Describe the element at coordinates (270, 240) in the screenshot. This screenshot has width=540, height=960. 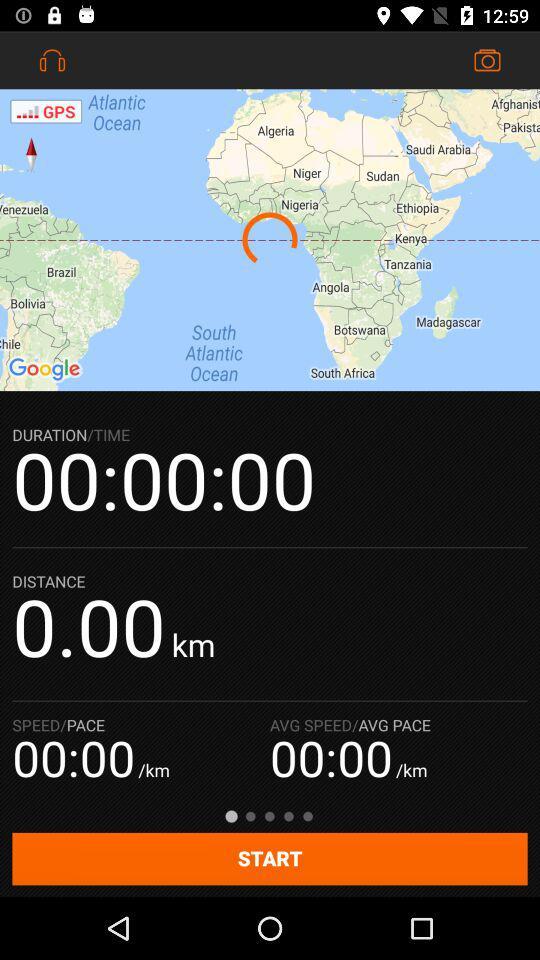
I see `the icon above duration/time` at that location.